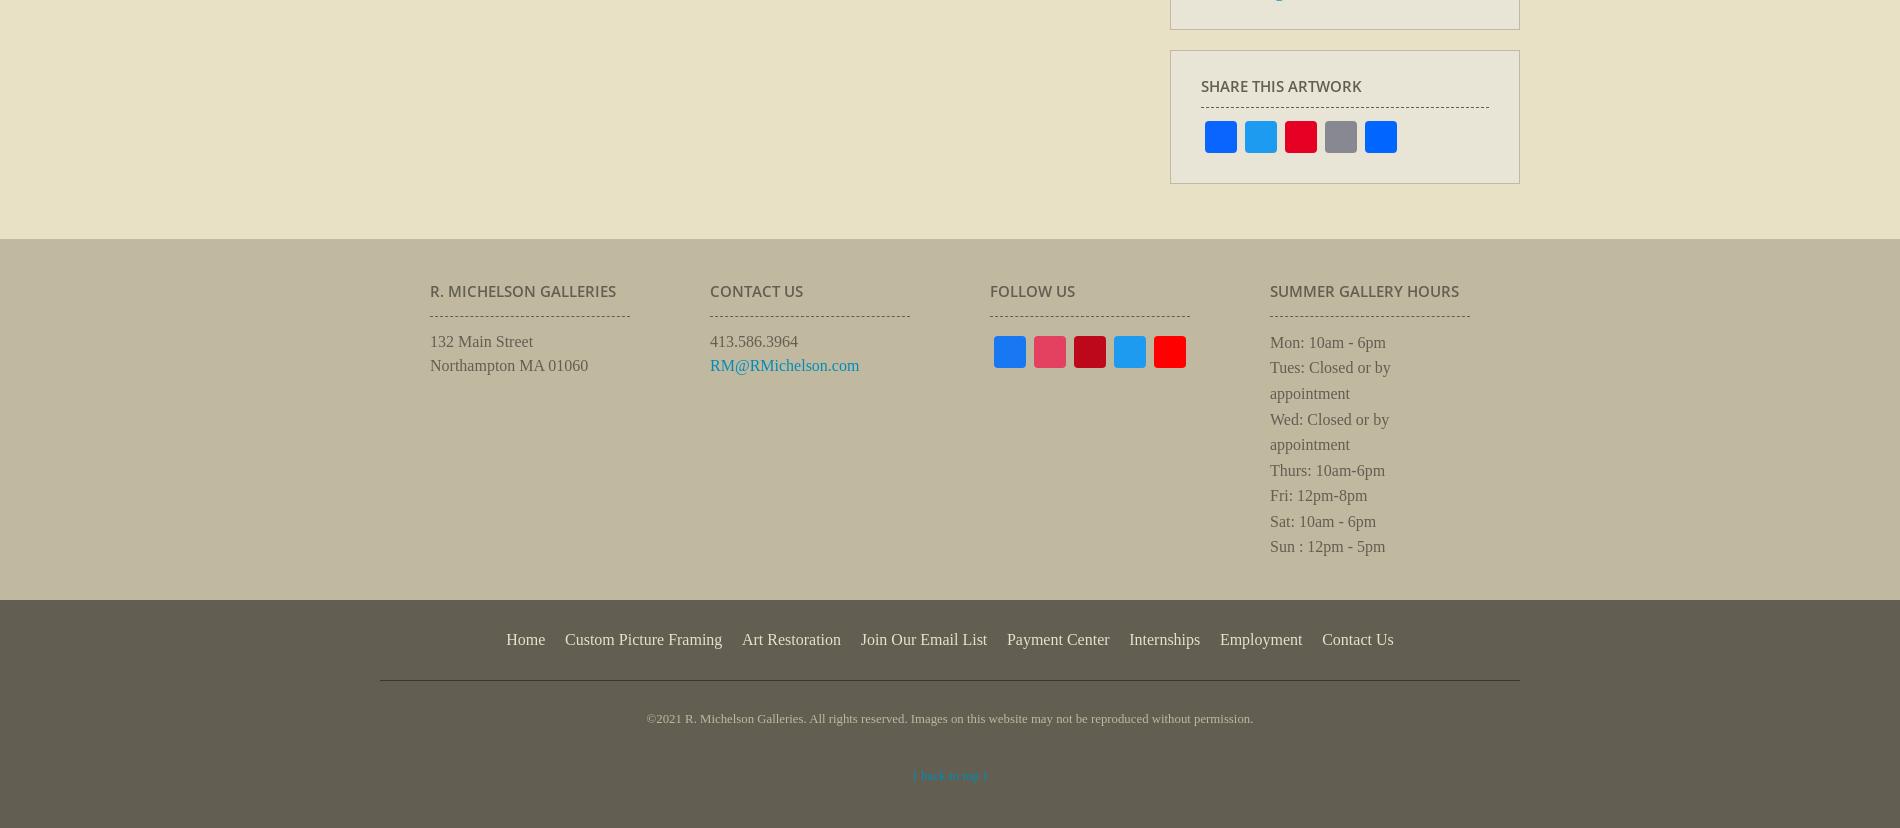 This screenshot has height=828, width=1900. Describe the element at coordinates (428, 364) in the screenshot. I see `'Northampton MA 01060'` at that location.